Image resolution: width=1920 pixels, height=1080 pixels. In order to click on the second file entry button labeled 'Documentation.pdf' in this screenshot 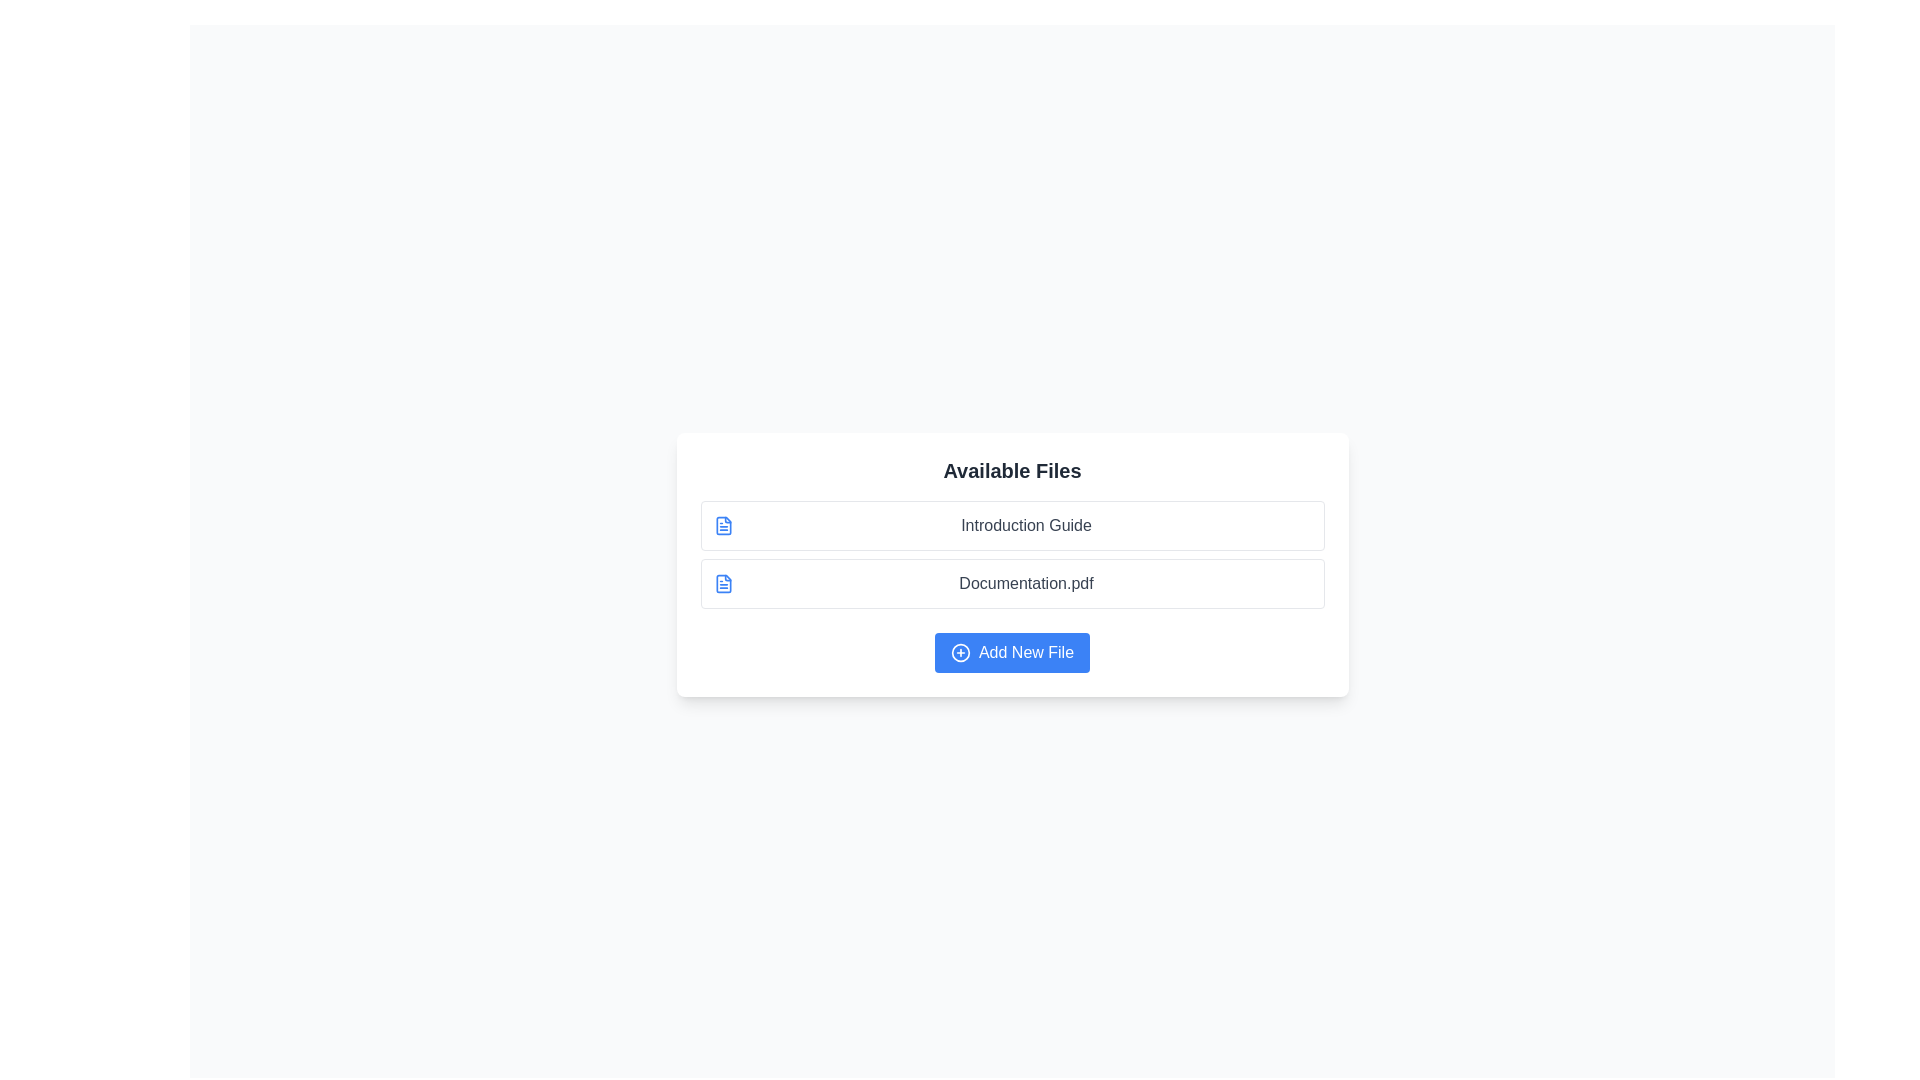, I will do `click(1012, 583)`.